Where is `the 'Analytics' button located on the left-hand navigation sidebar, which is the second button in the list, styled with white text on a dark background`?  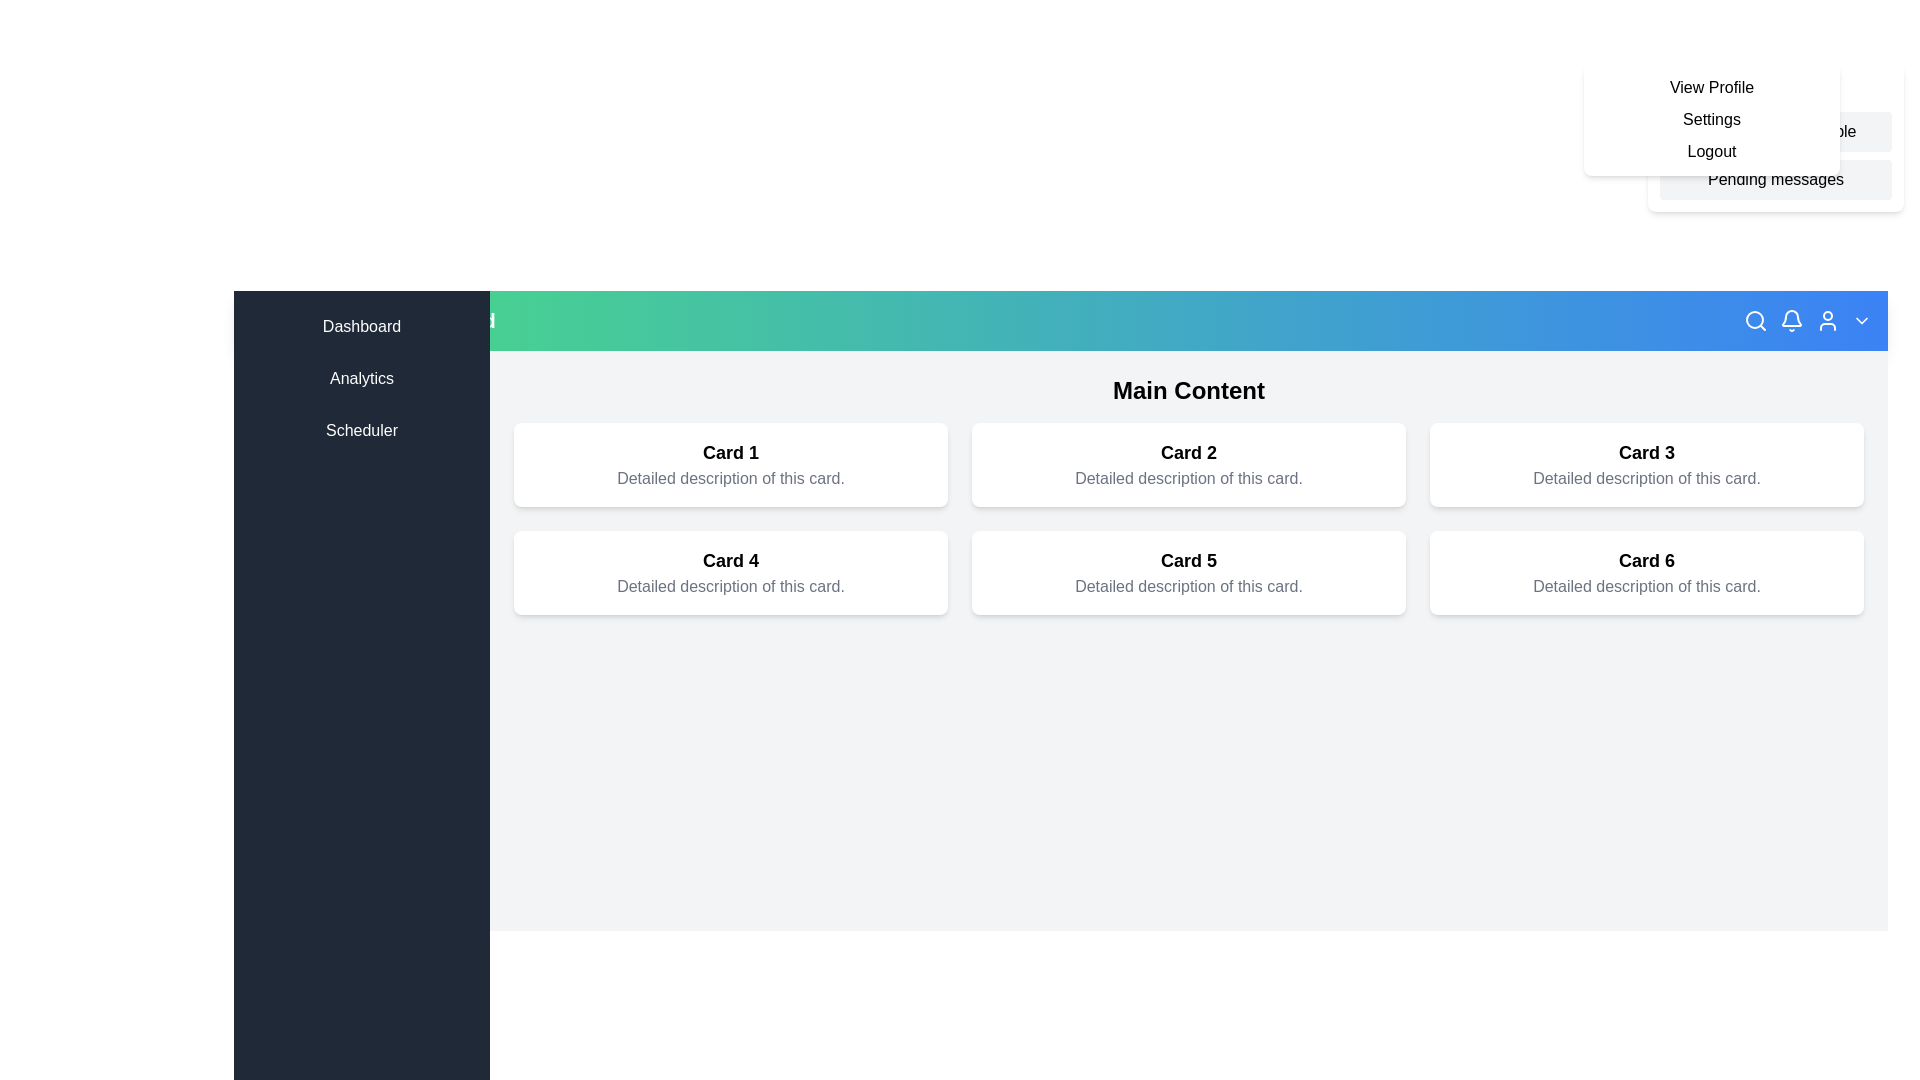 the 'Analytics' button located on the left-hand navigation sidebar, which is the second button in the list, styled with white text on a dark background is located at coordinates (361, 378).